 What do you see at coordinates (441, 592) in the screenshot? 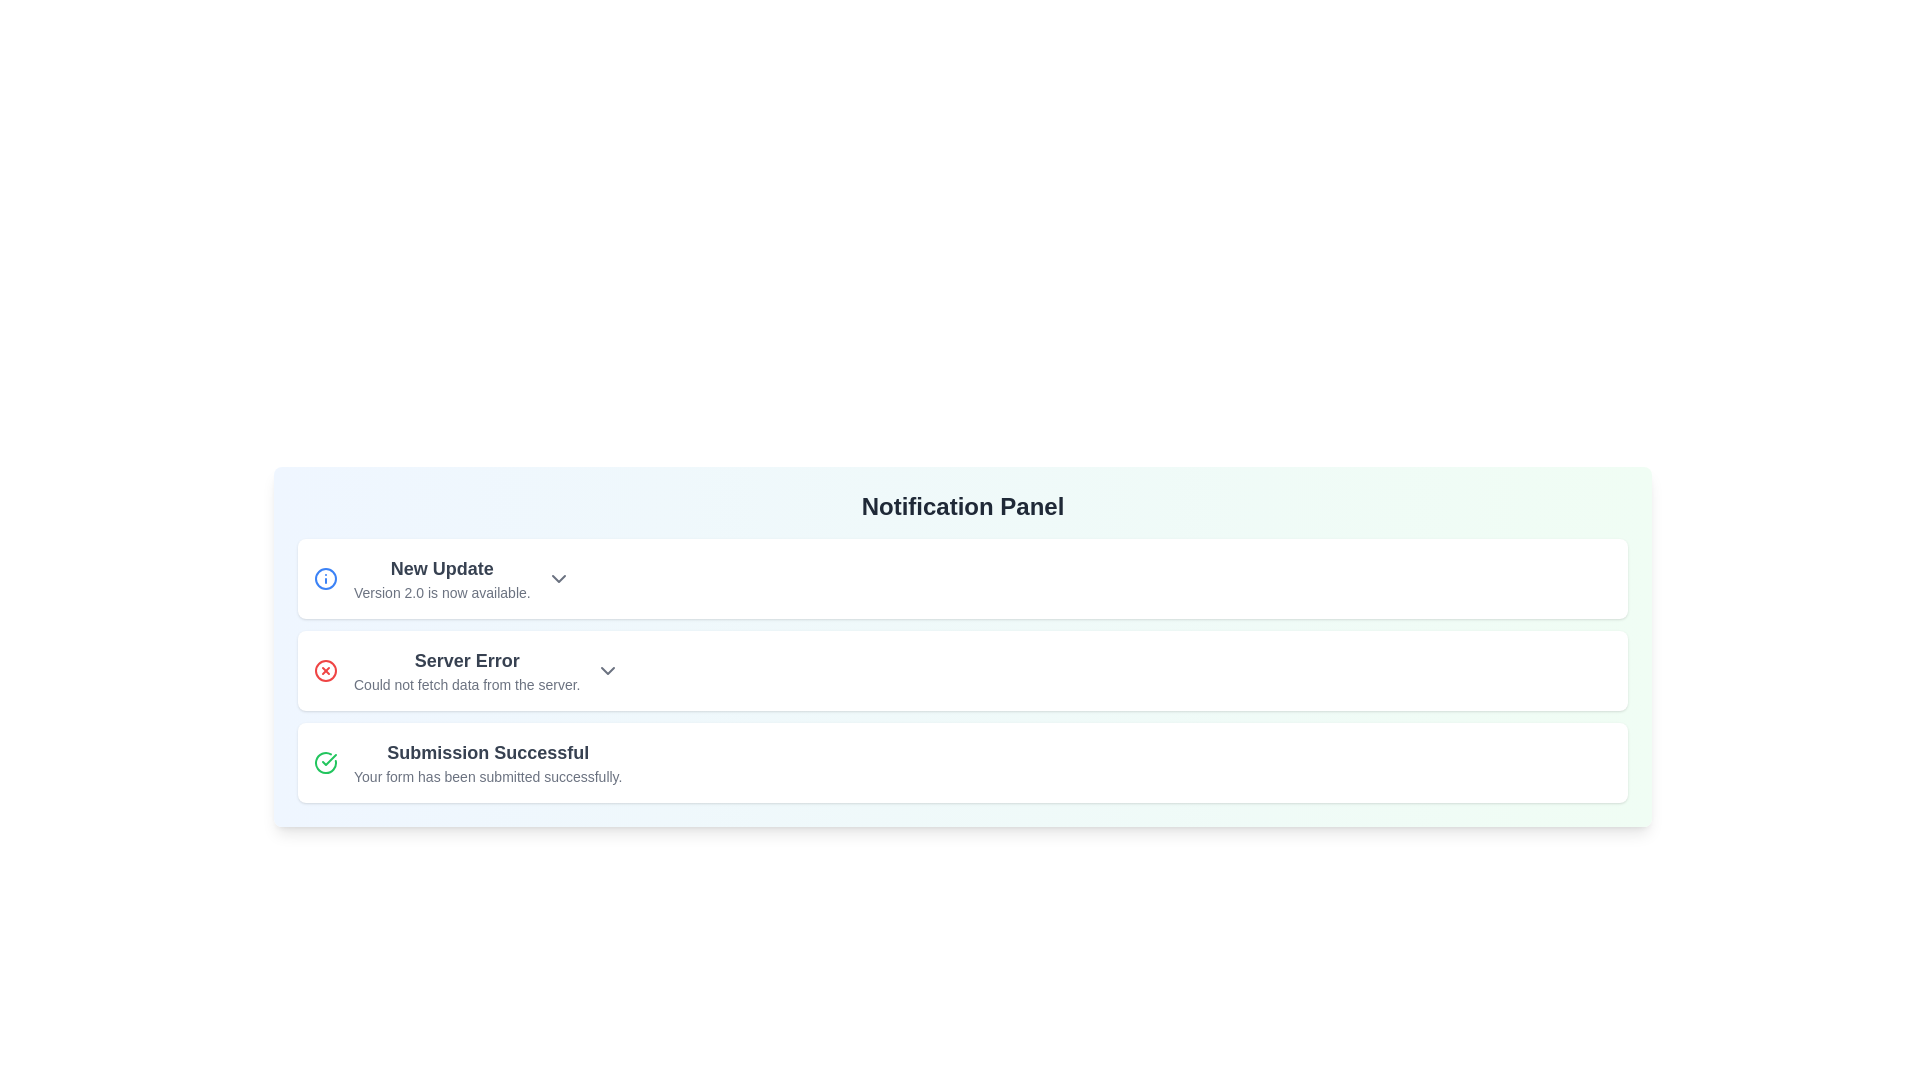
I see `the text description element that displays 'Version 2.0 is now available.' which is located directly below the 'New Update' header` at bounding box center [441, 592].